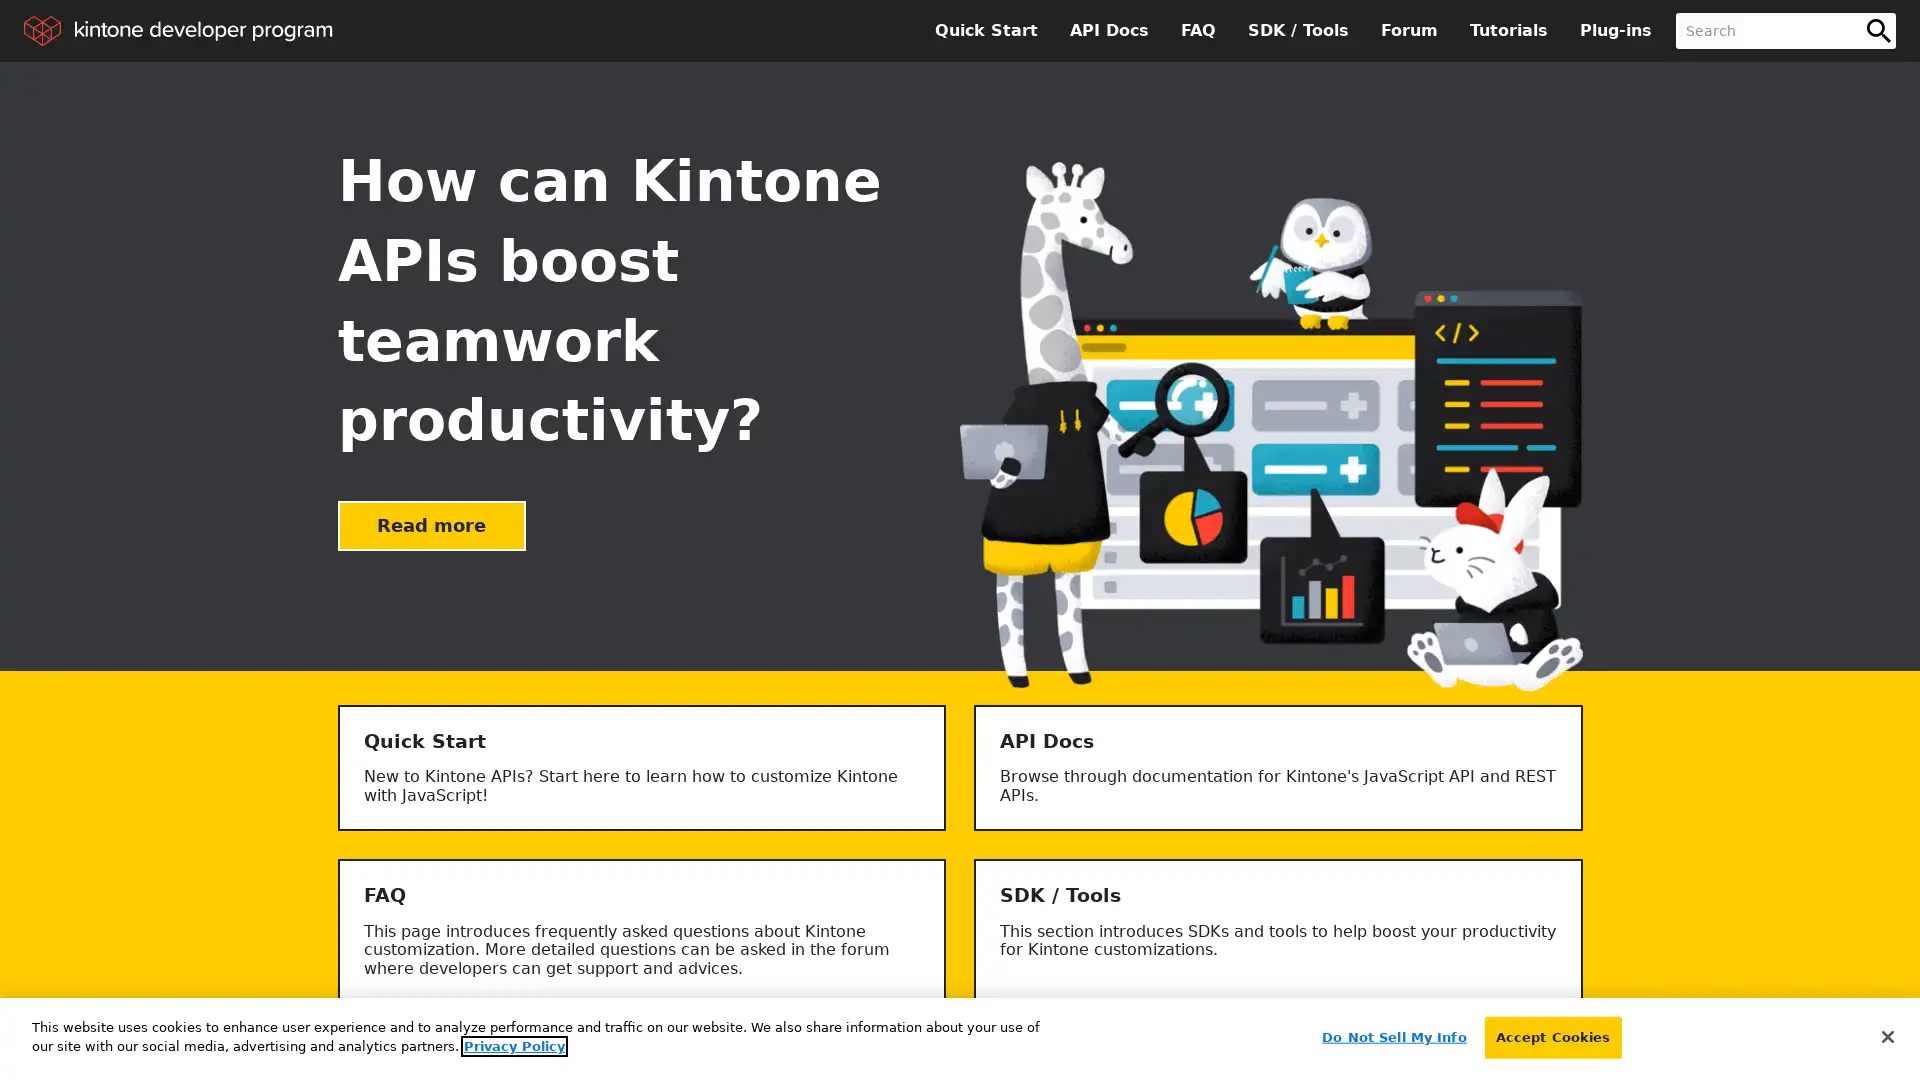 The image size is (1920, 1080). I want to click on Do Not Sell My Info, so click(1392, 1036).